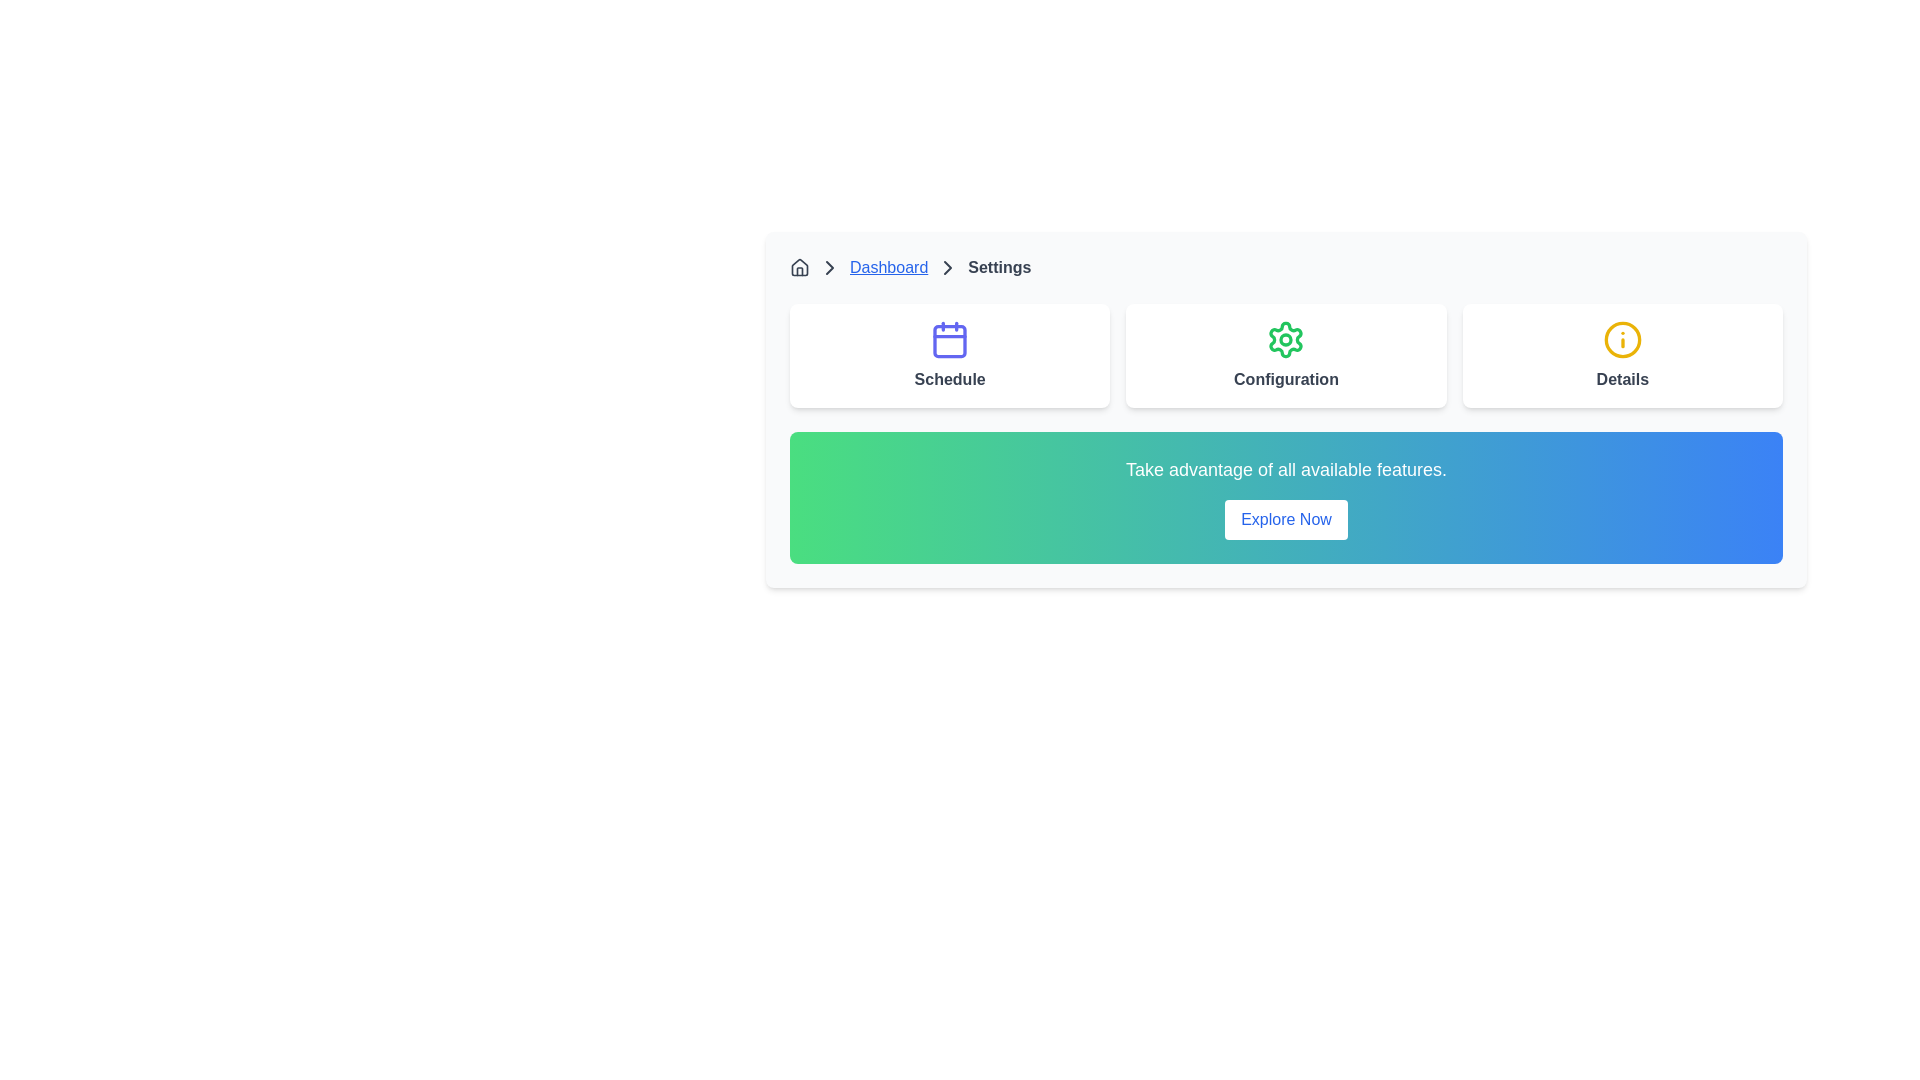 This screenshot has height=1080, width=1920. What do you see at coordinates (949, 380) in the screenshot?
I see `the 'Schedule' text label, which is displayed in bold gray font inside a card component below a calendar icon` at bounding box center [949, 380].